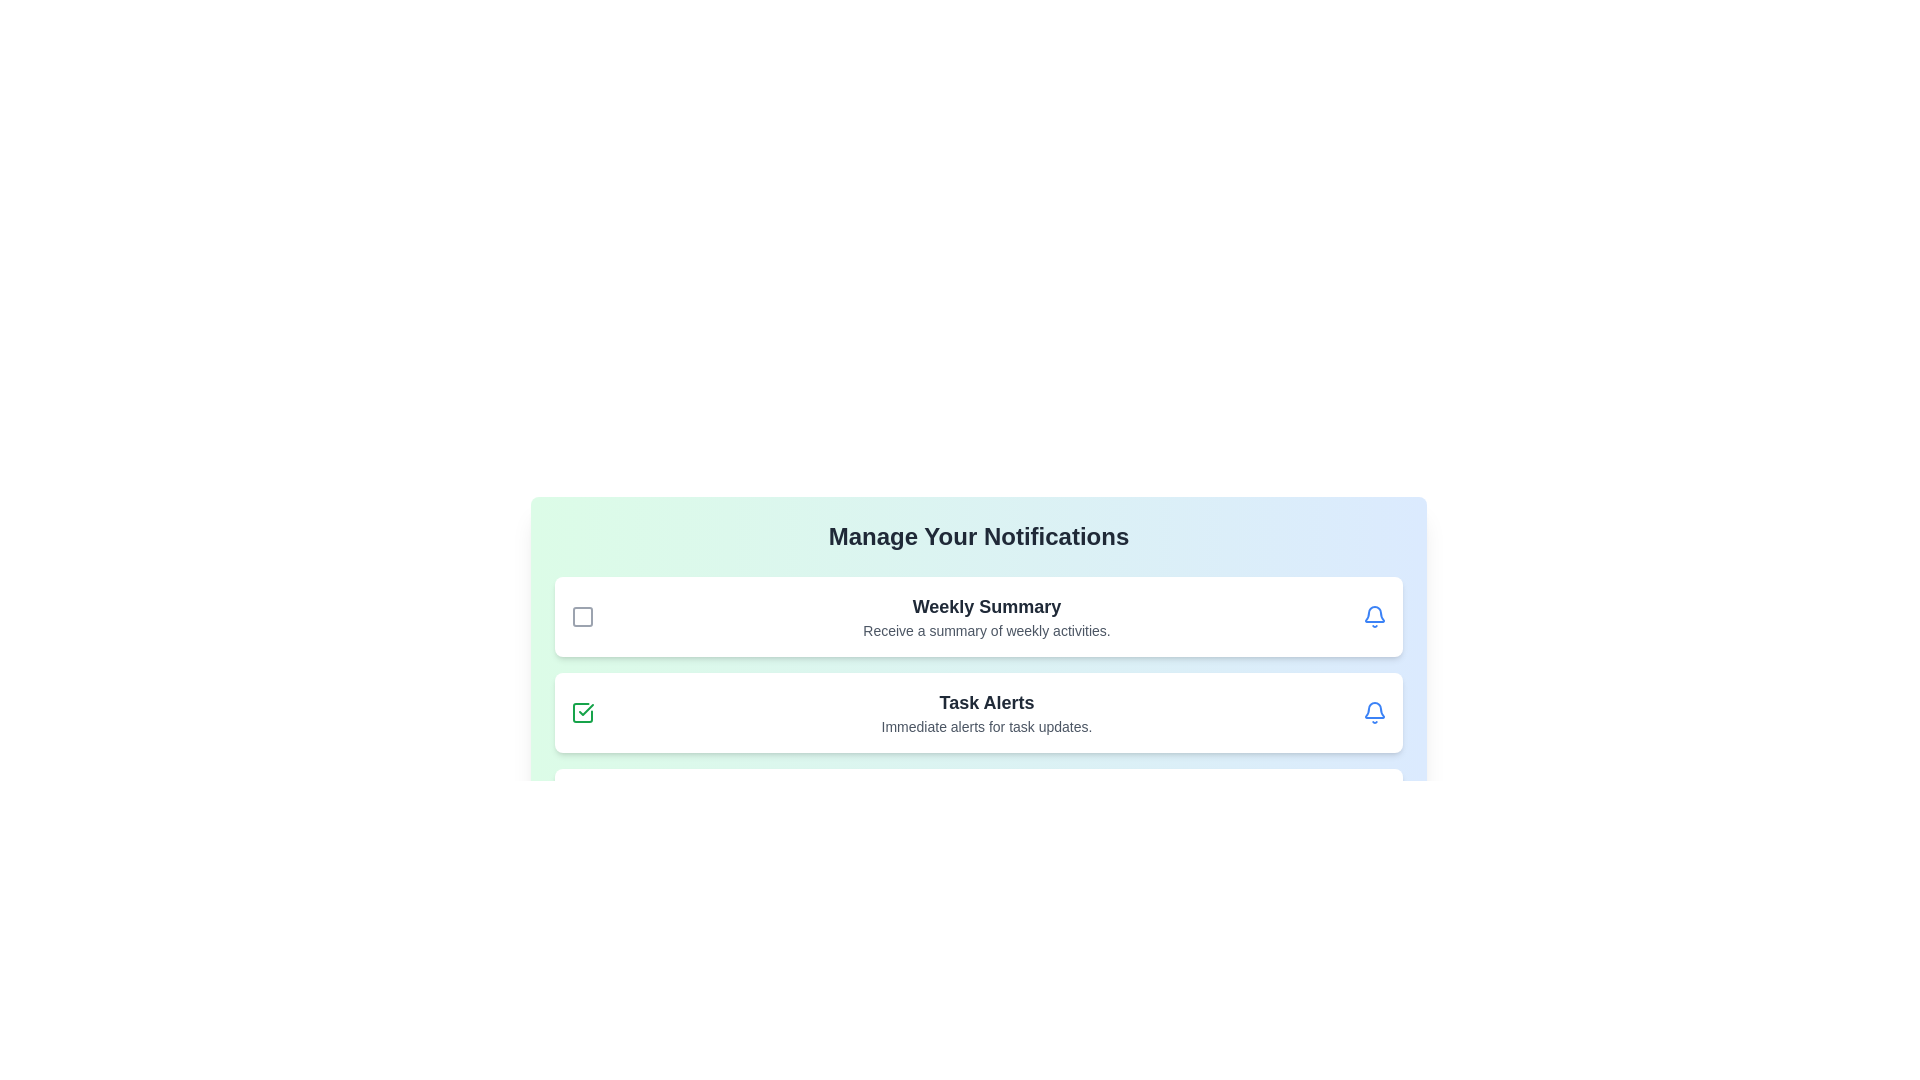  Describe the element at coordinates (979, 616) in the screenshot. I see `the first horizontal card with a checkbox and icon in the 'Manage Your Notifications' section` at that location.